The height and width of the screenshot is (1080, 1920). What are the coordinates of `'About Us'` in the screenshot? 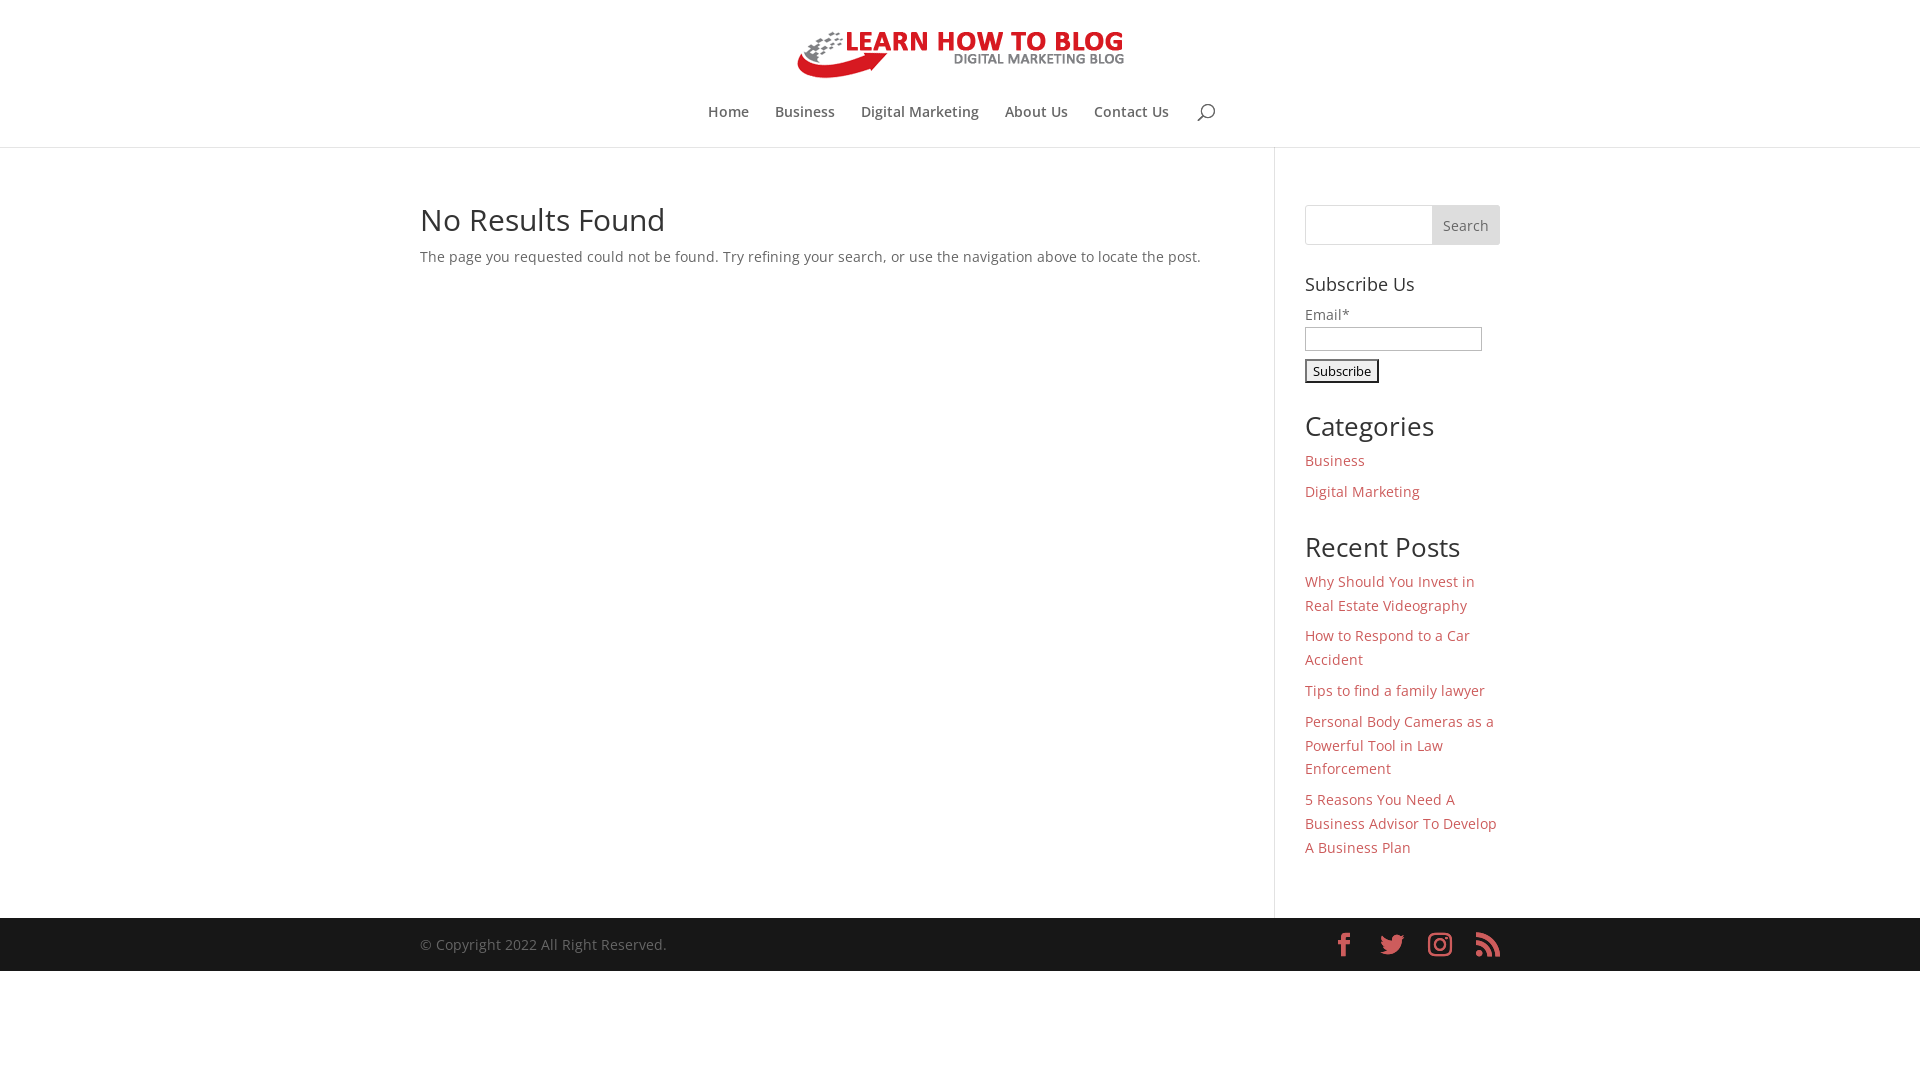 It's located at (1003, 126).